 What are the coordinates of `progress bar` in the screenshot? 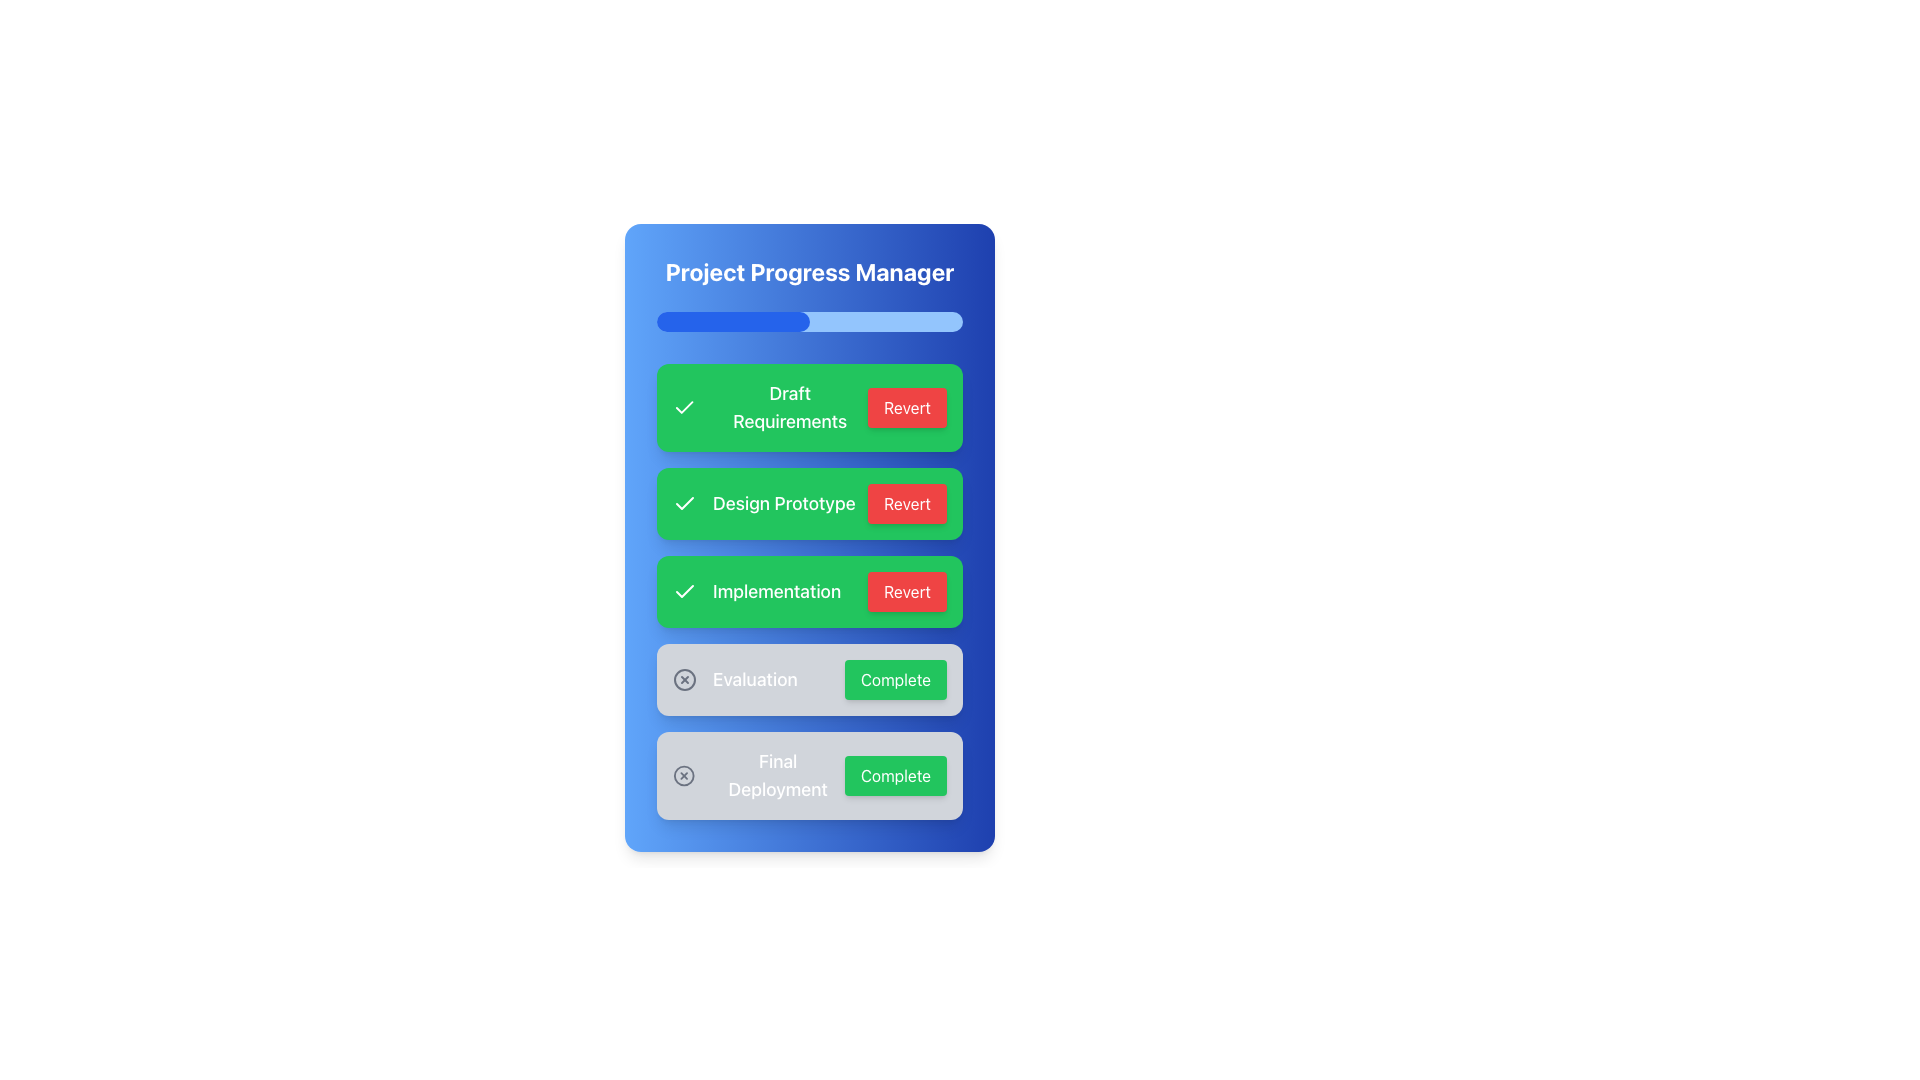 It's located at (903, 320).